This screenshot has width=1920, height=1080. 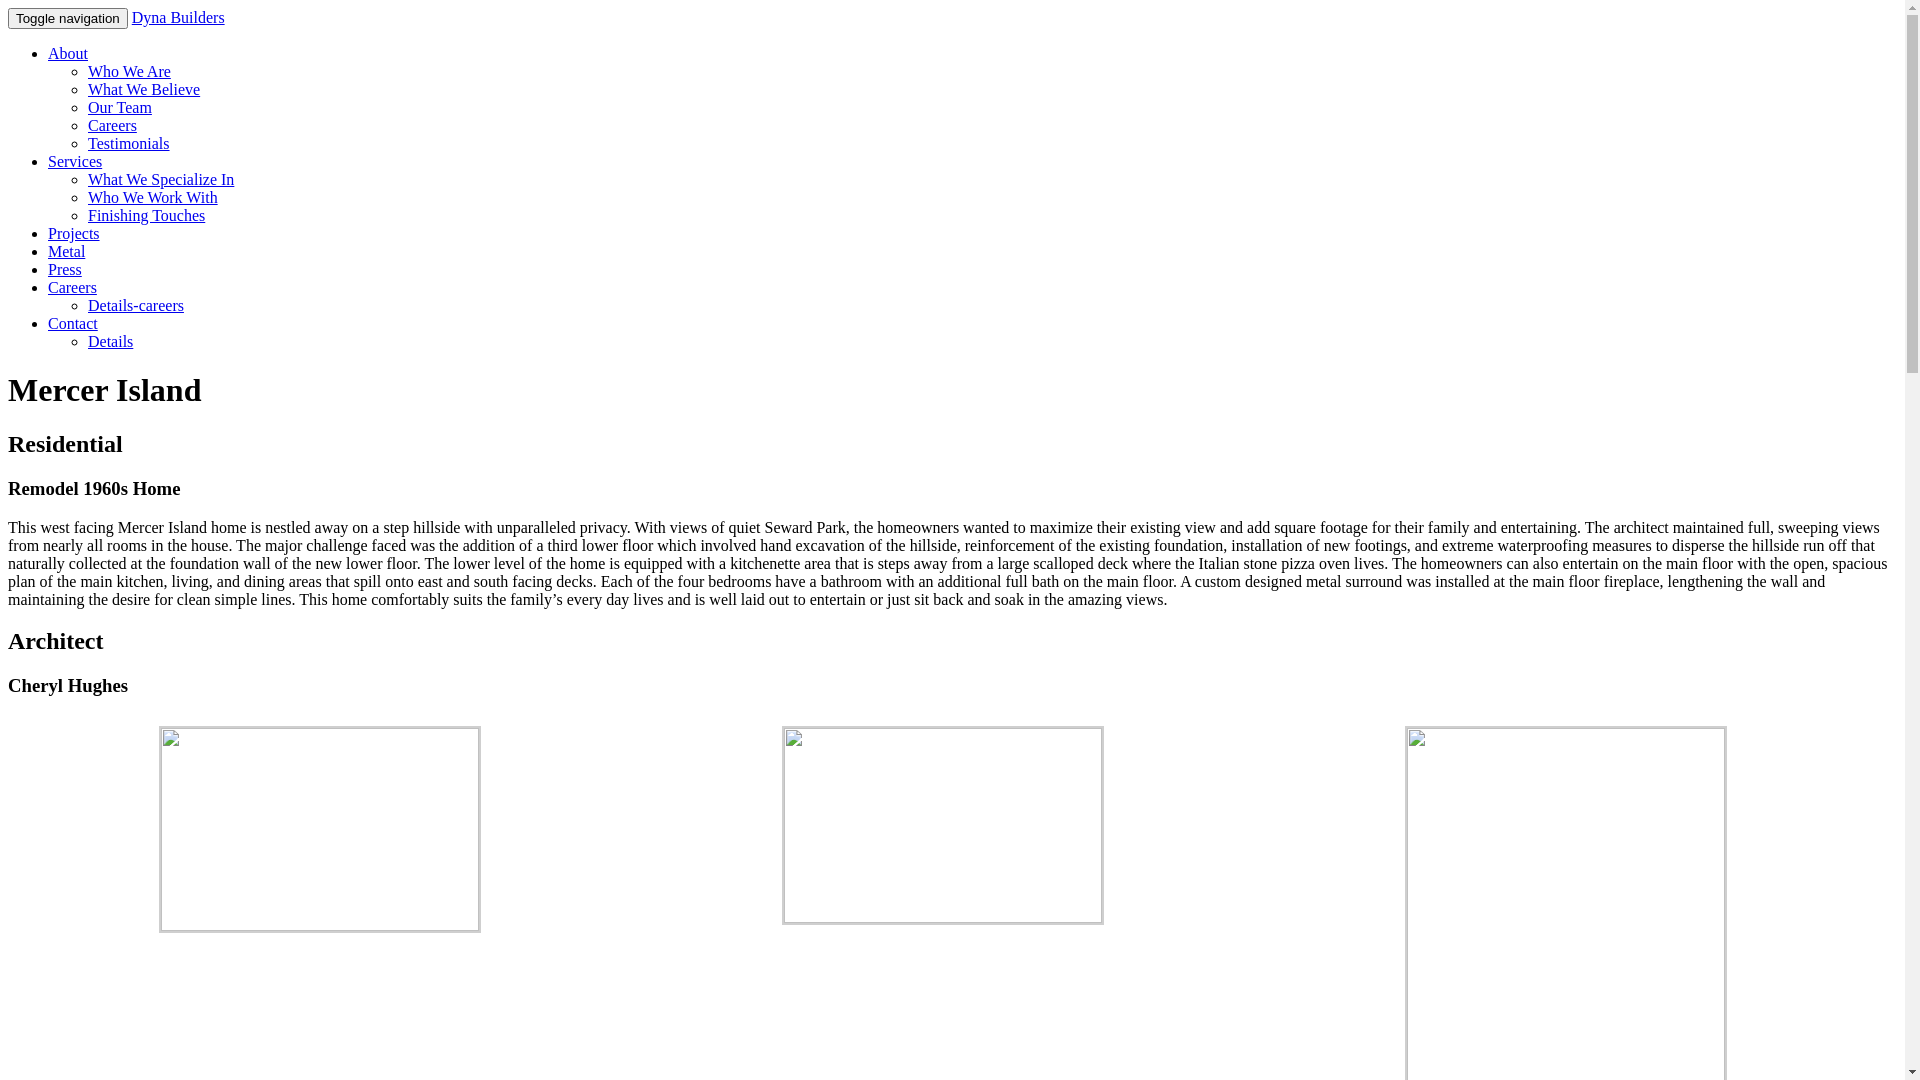 What do you see at coordinates (109, 340) in the screenshot?
I see `'Details'` at bounding box center [109, 340].